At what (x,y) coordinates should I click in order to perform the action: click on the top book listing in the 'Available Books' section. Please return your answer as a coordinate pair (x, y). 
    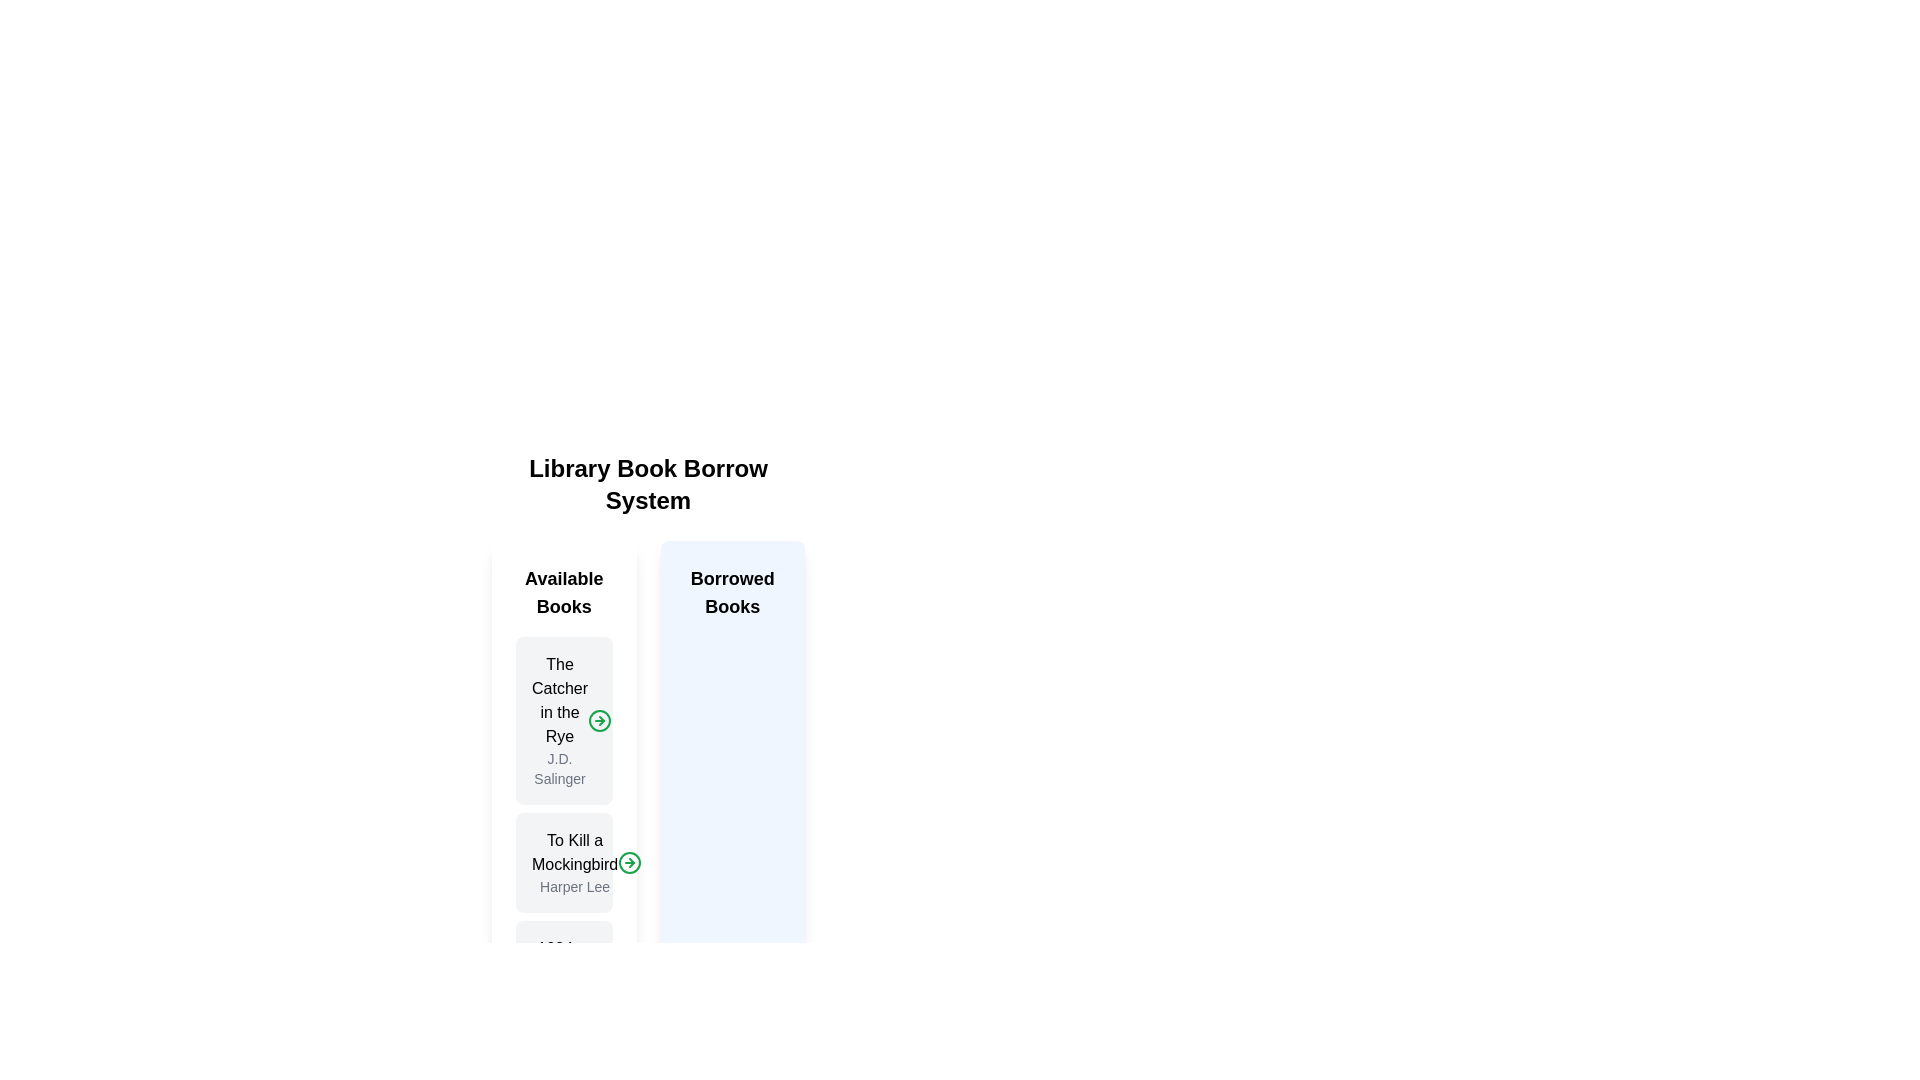
    Looking at the image, I should click on (563, 721).